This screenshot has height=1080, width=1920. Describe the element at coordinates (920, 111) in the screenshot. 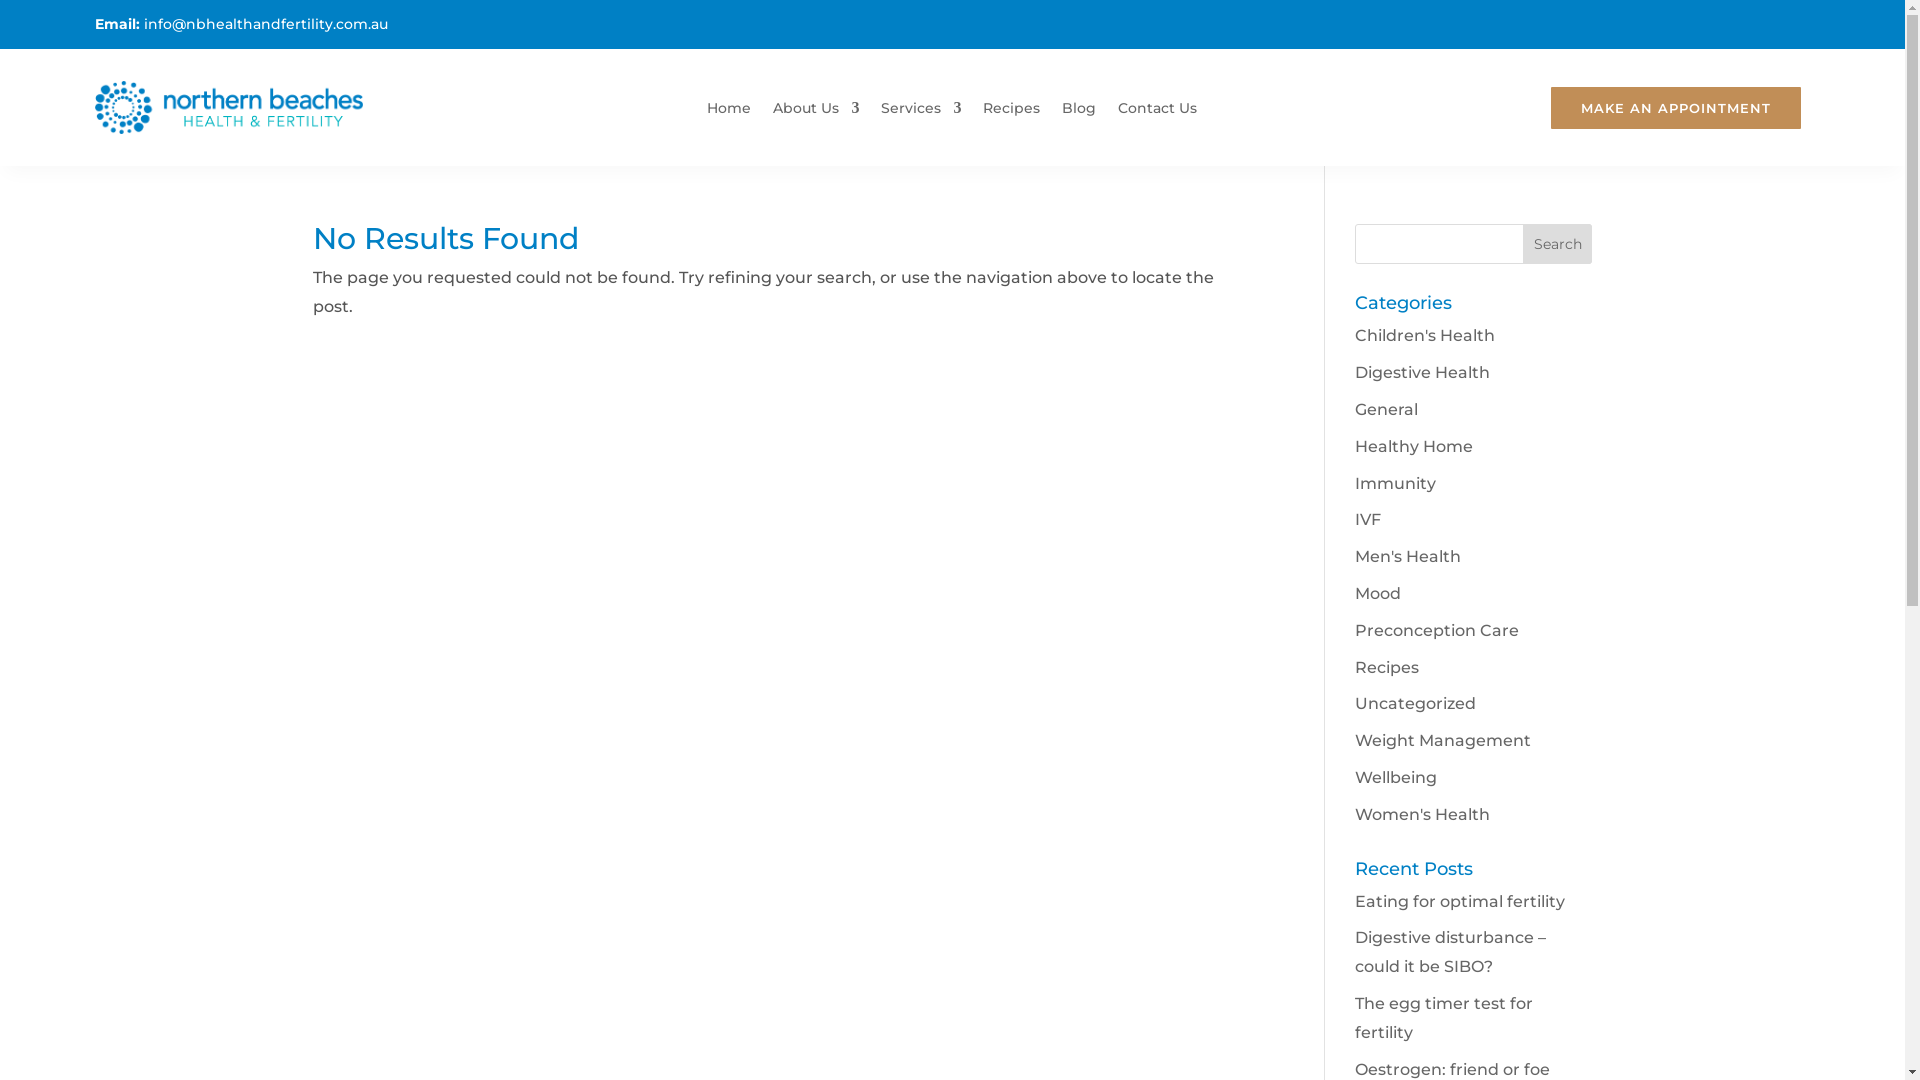

I see `'Services'` at that location.